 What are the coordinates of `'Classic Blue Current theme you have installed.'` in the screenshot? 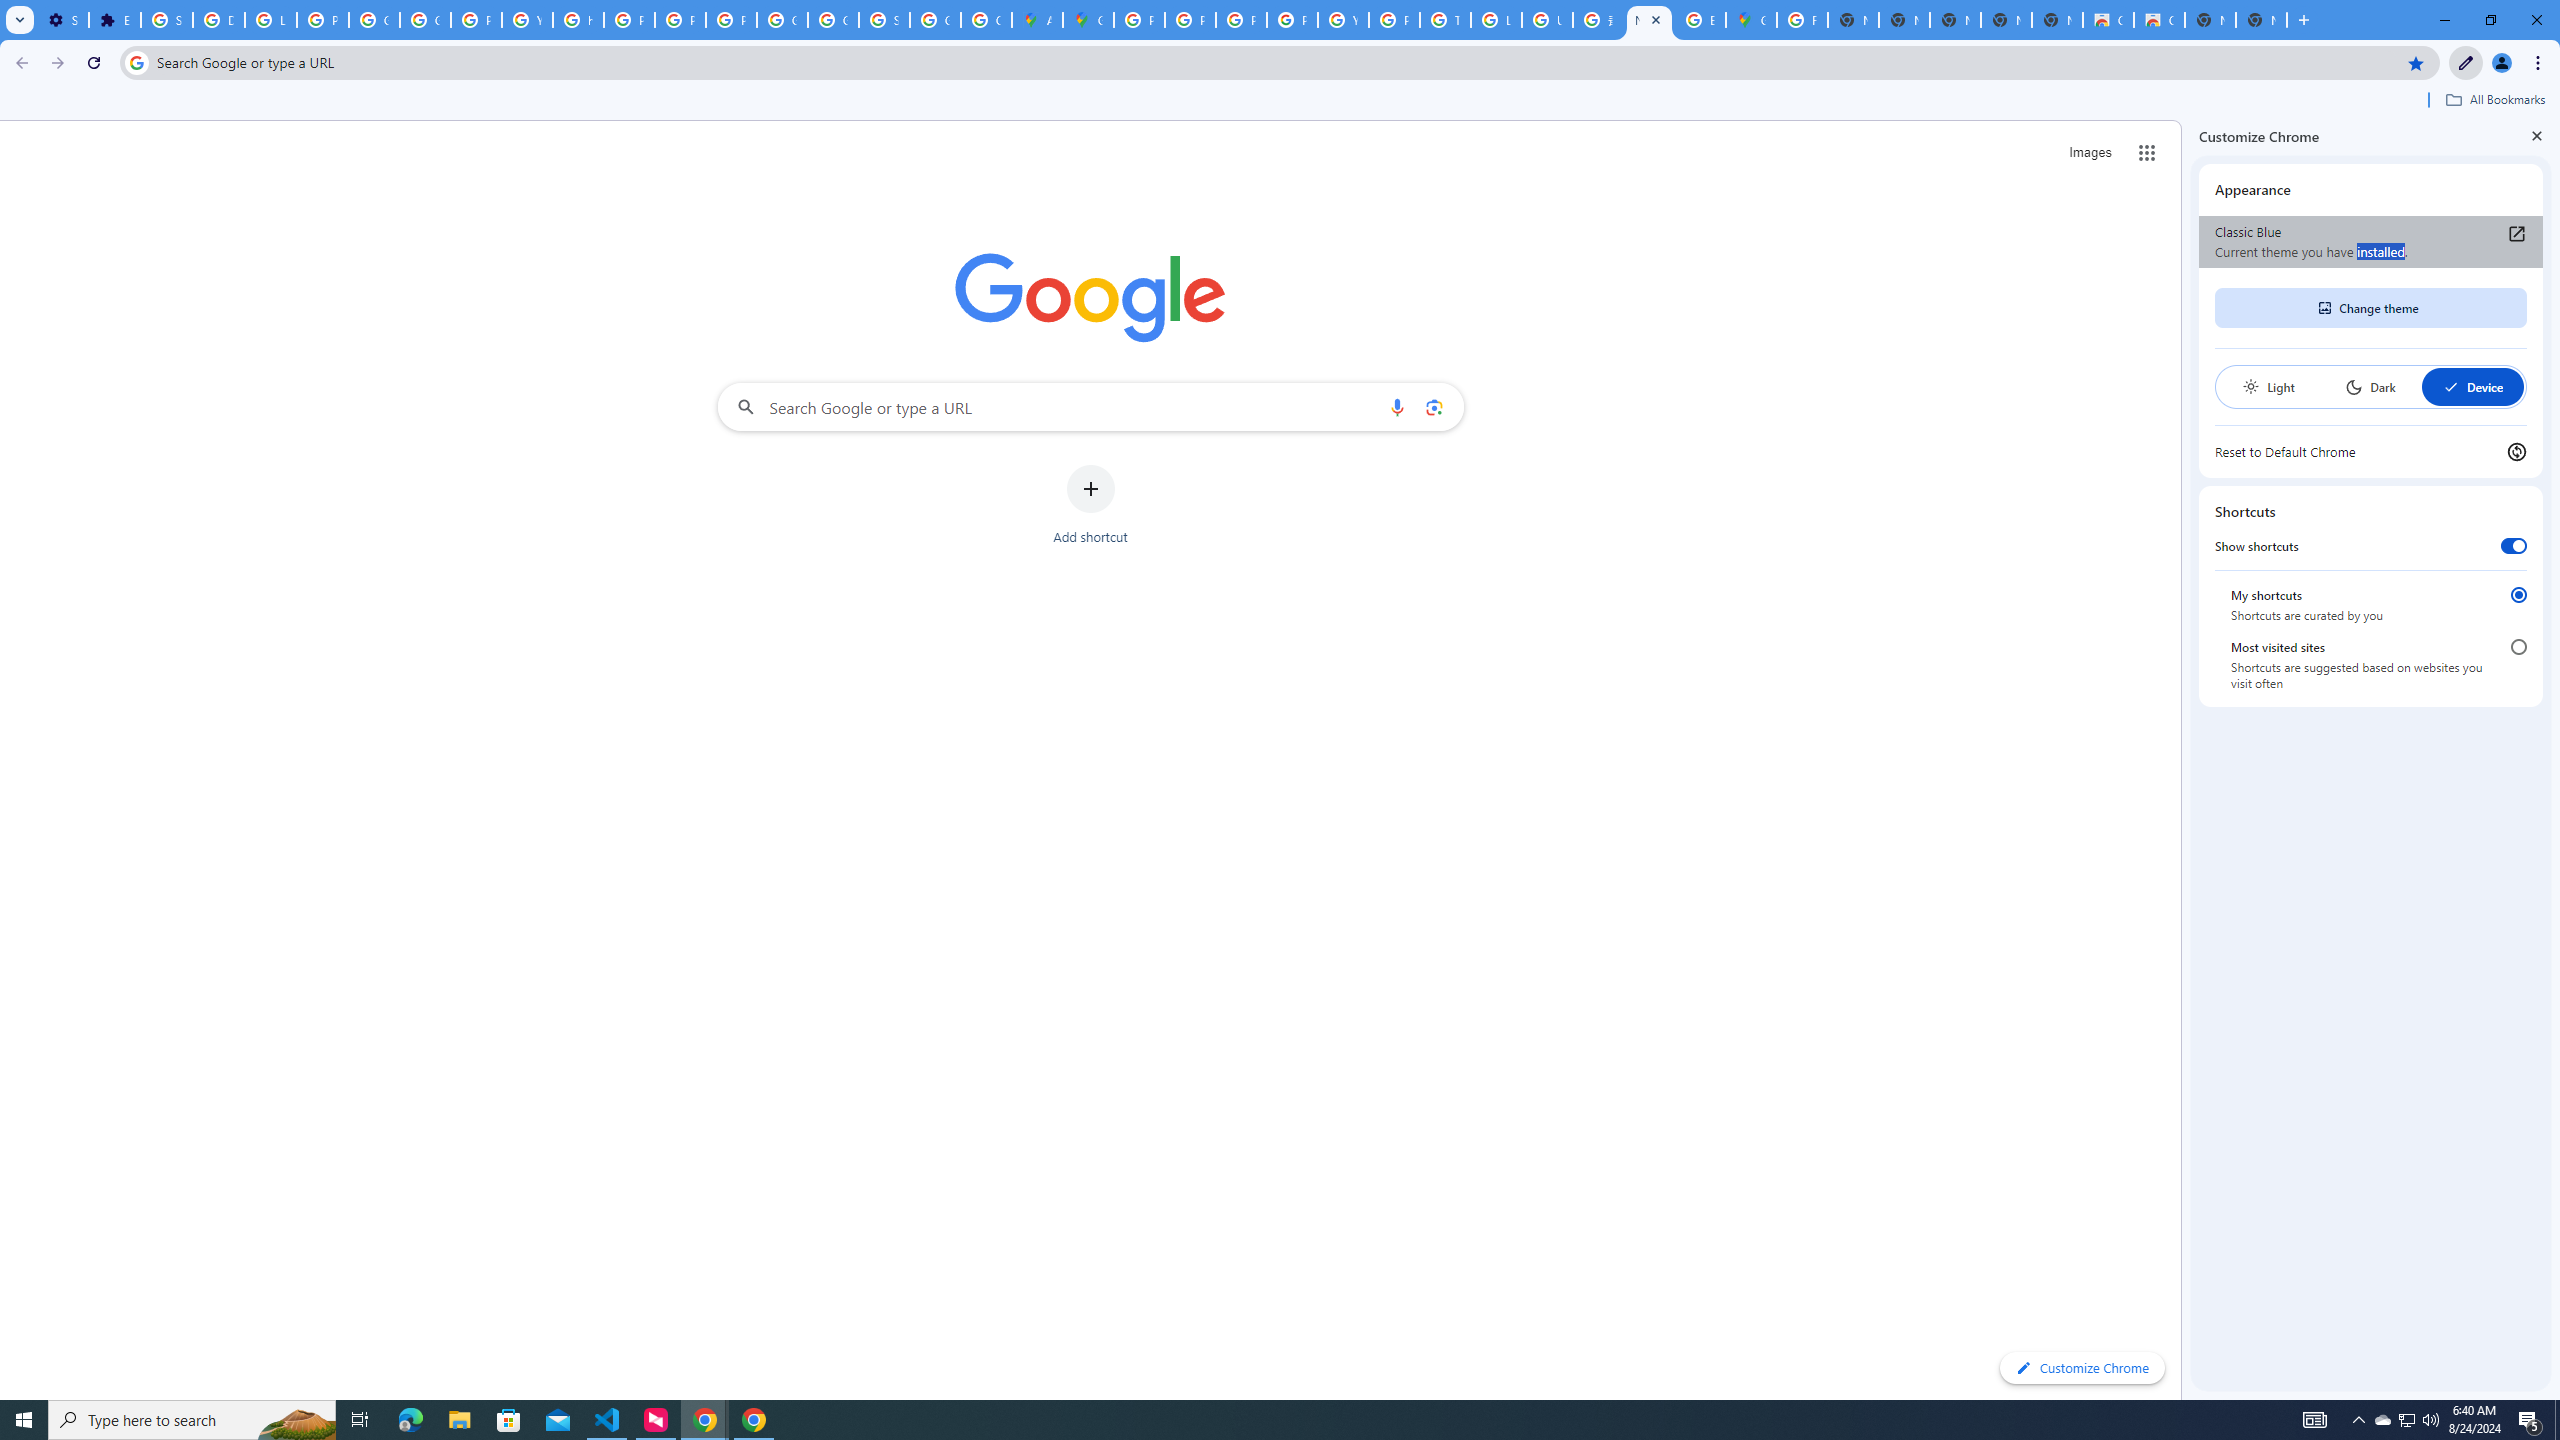 It's located at (2369, 241).